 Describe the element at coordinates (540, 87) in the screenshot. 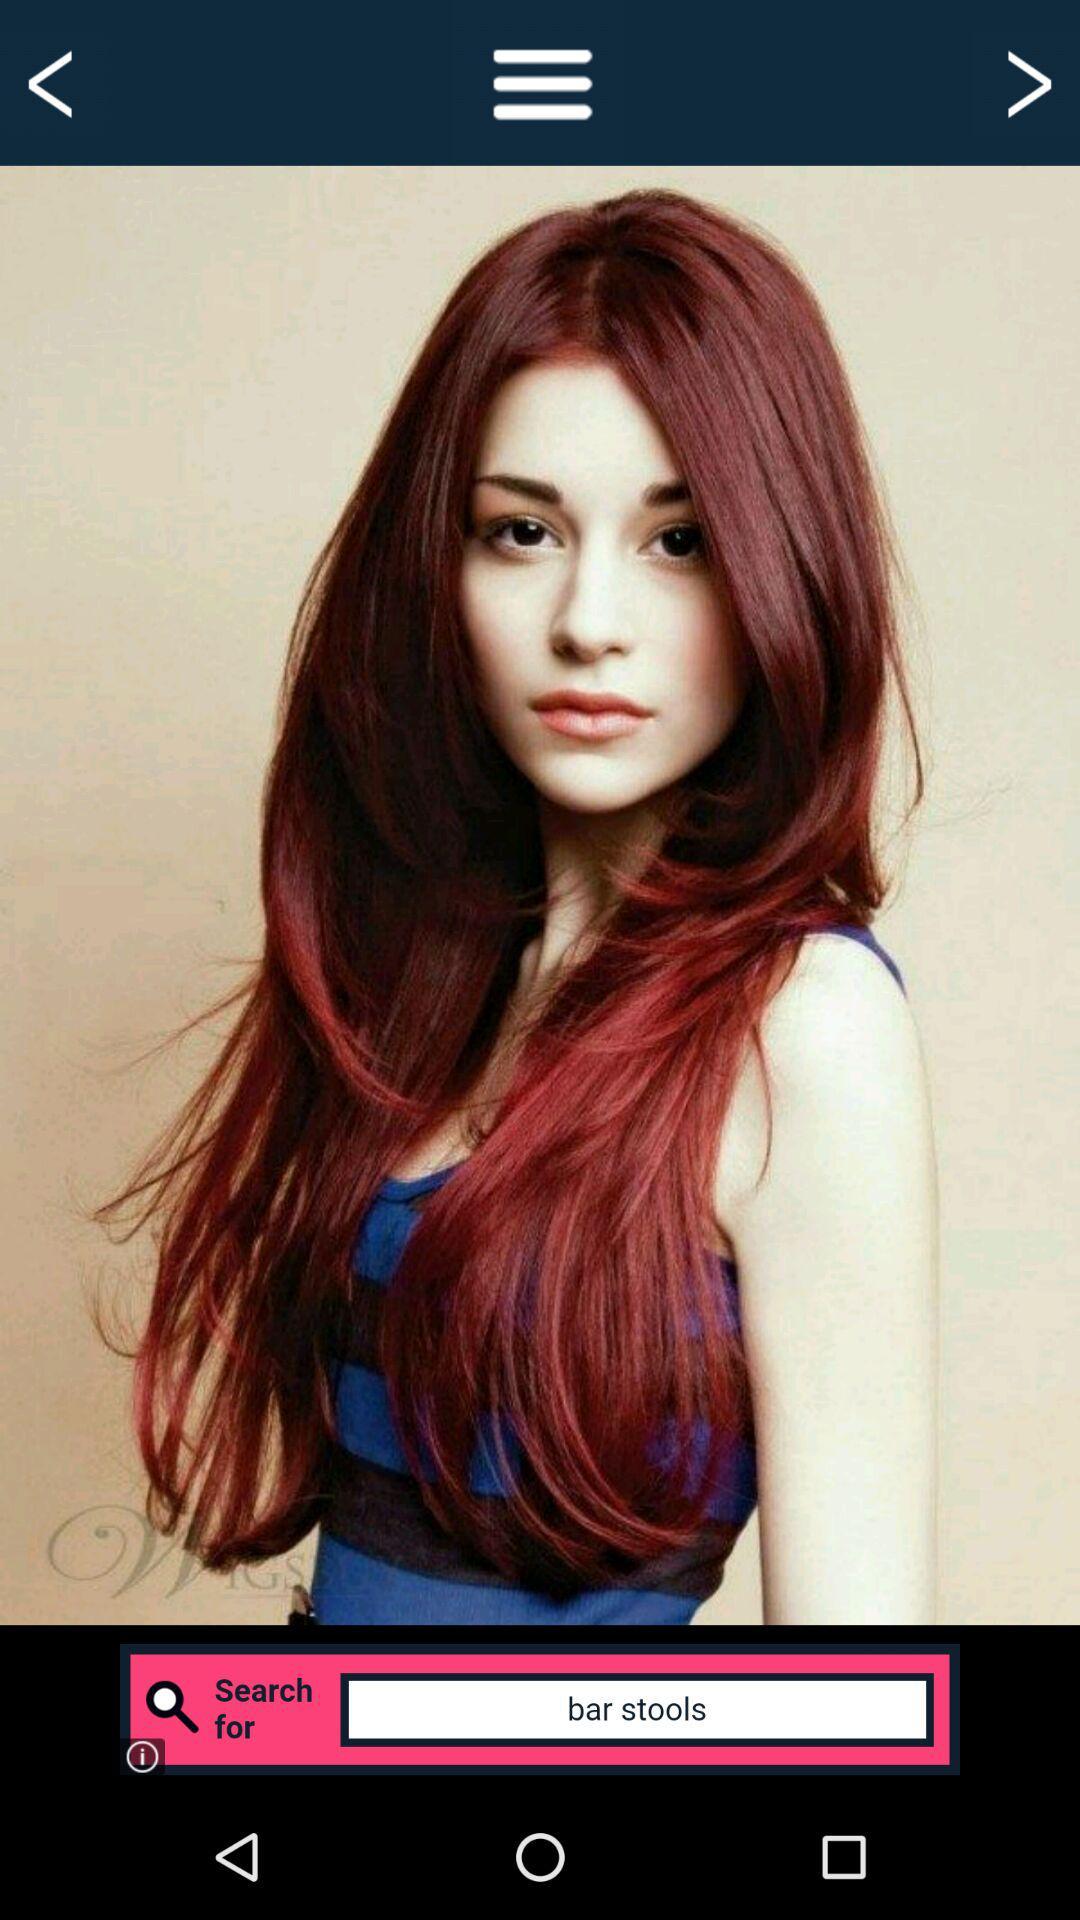

I see `the menu icon` at that location.